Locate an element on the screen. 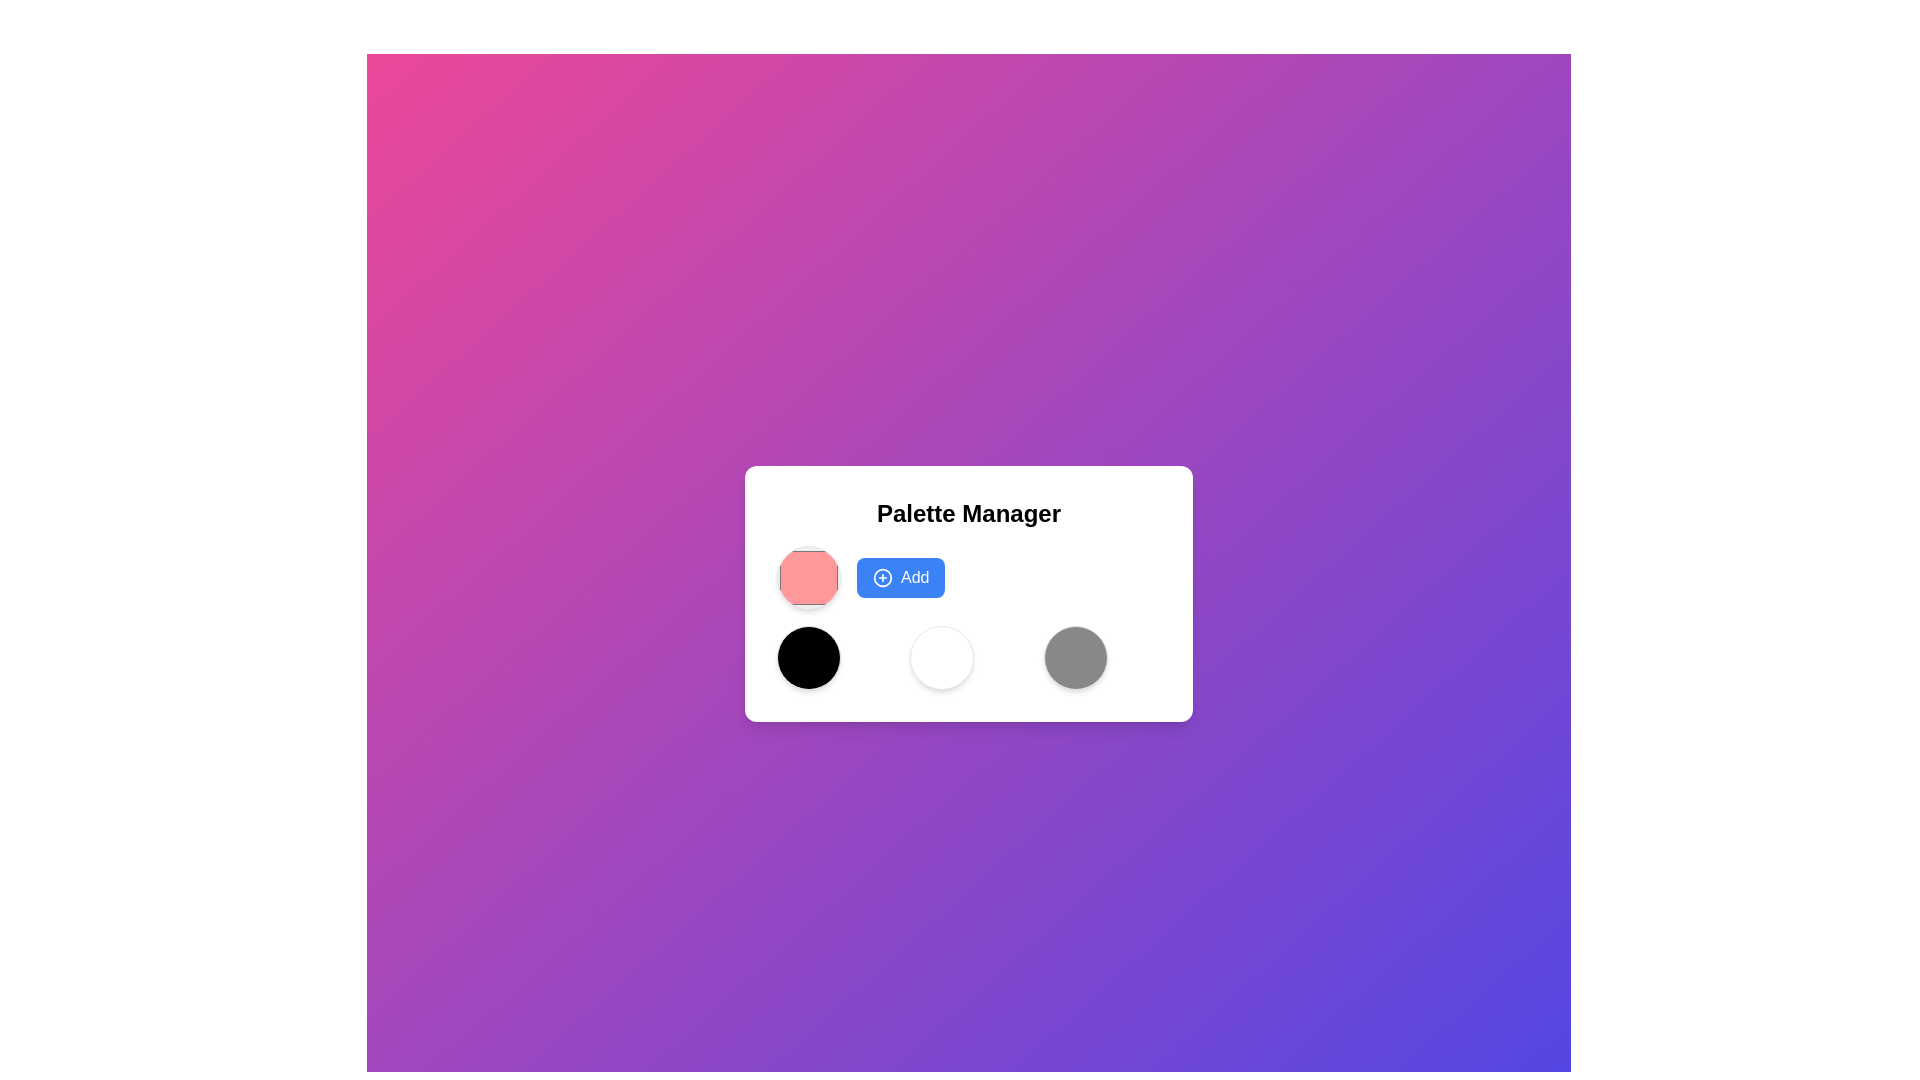 The width and height of the screenshot is (1920, 1080). the third circular visual element in the Palette Manager section is located at coordinates (1074, 658).